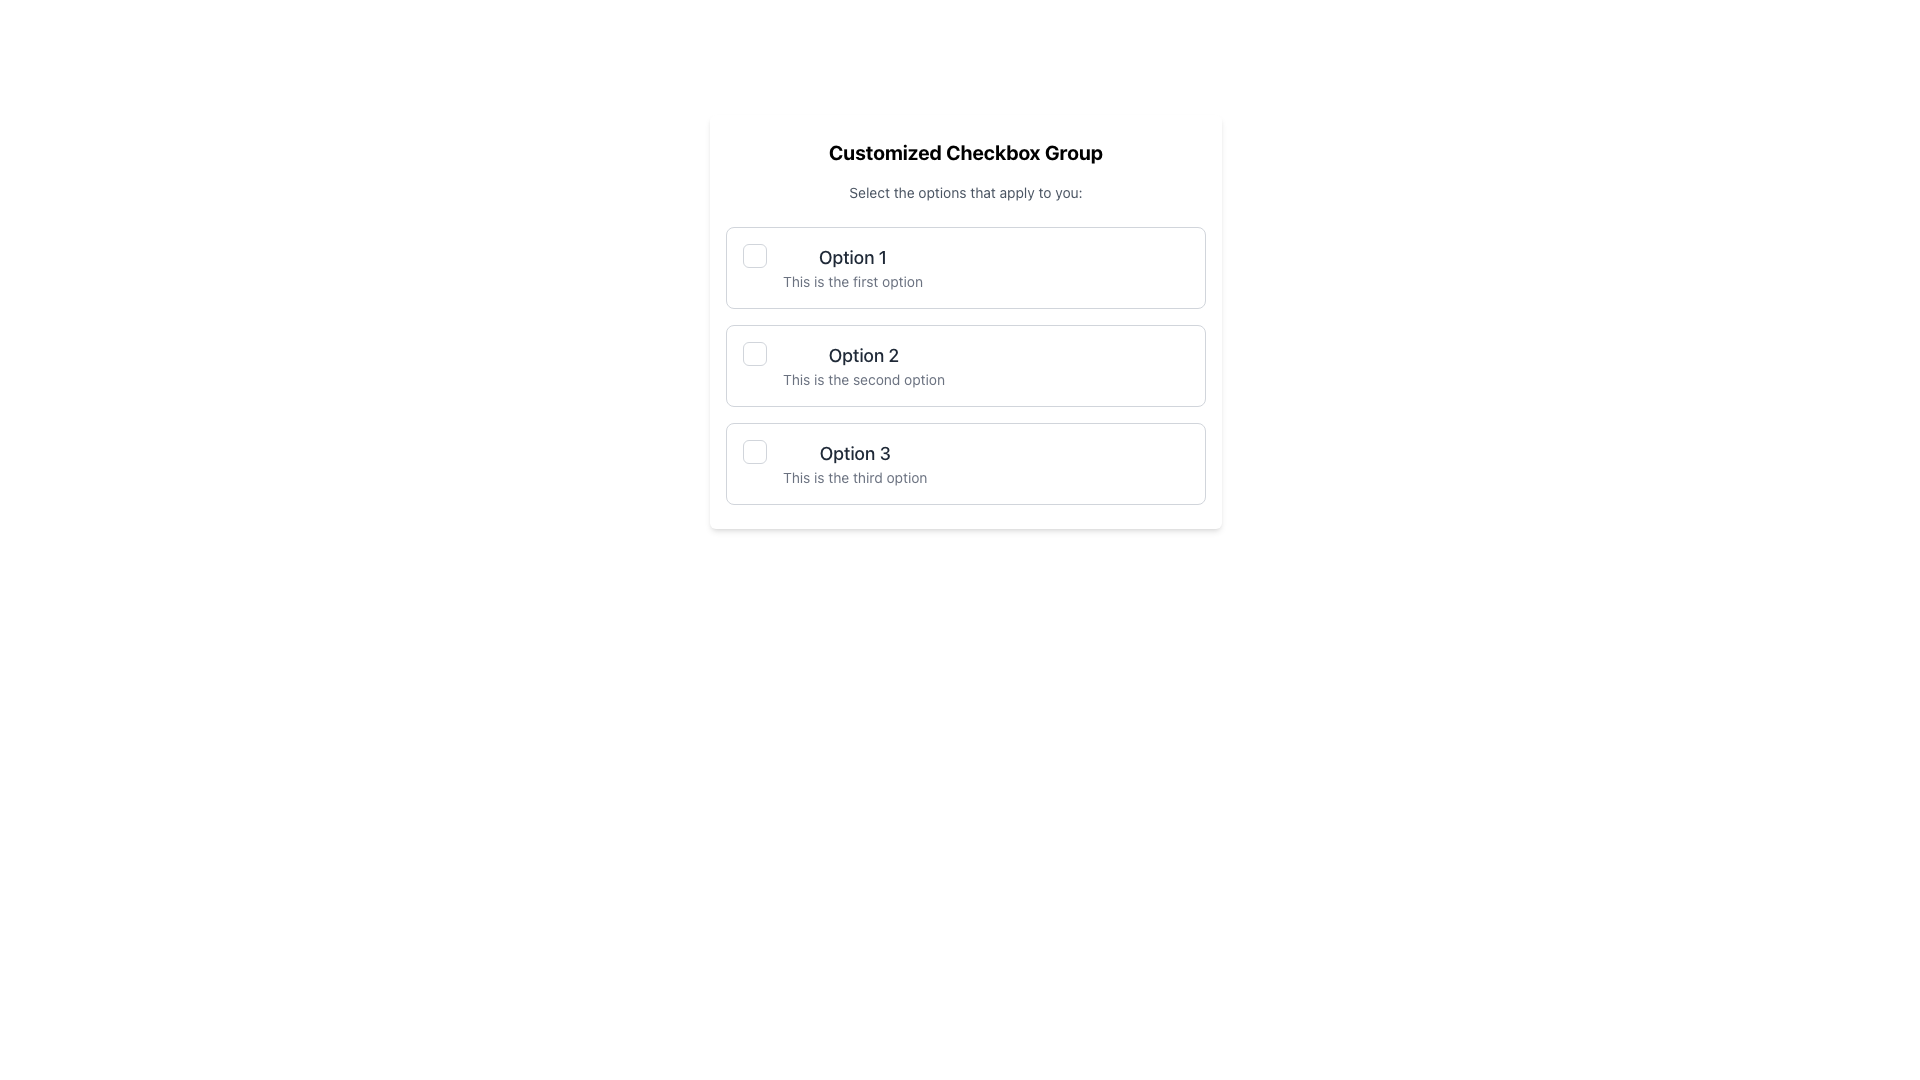  Describe the element at coordinates (965, 366) in the screenshot. I see `the checkbox of the second entry in the 'Customized Checkbox Group'` at that location.